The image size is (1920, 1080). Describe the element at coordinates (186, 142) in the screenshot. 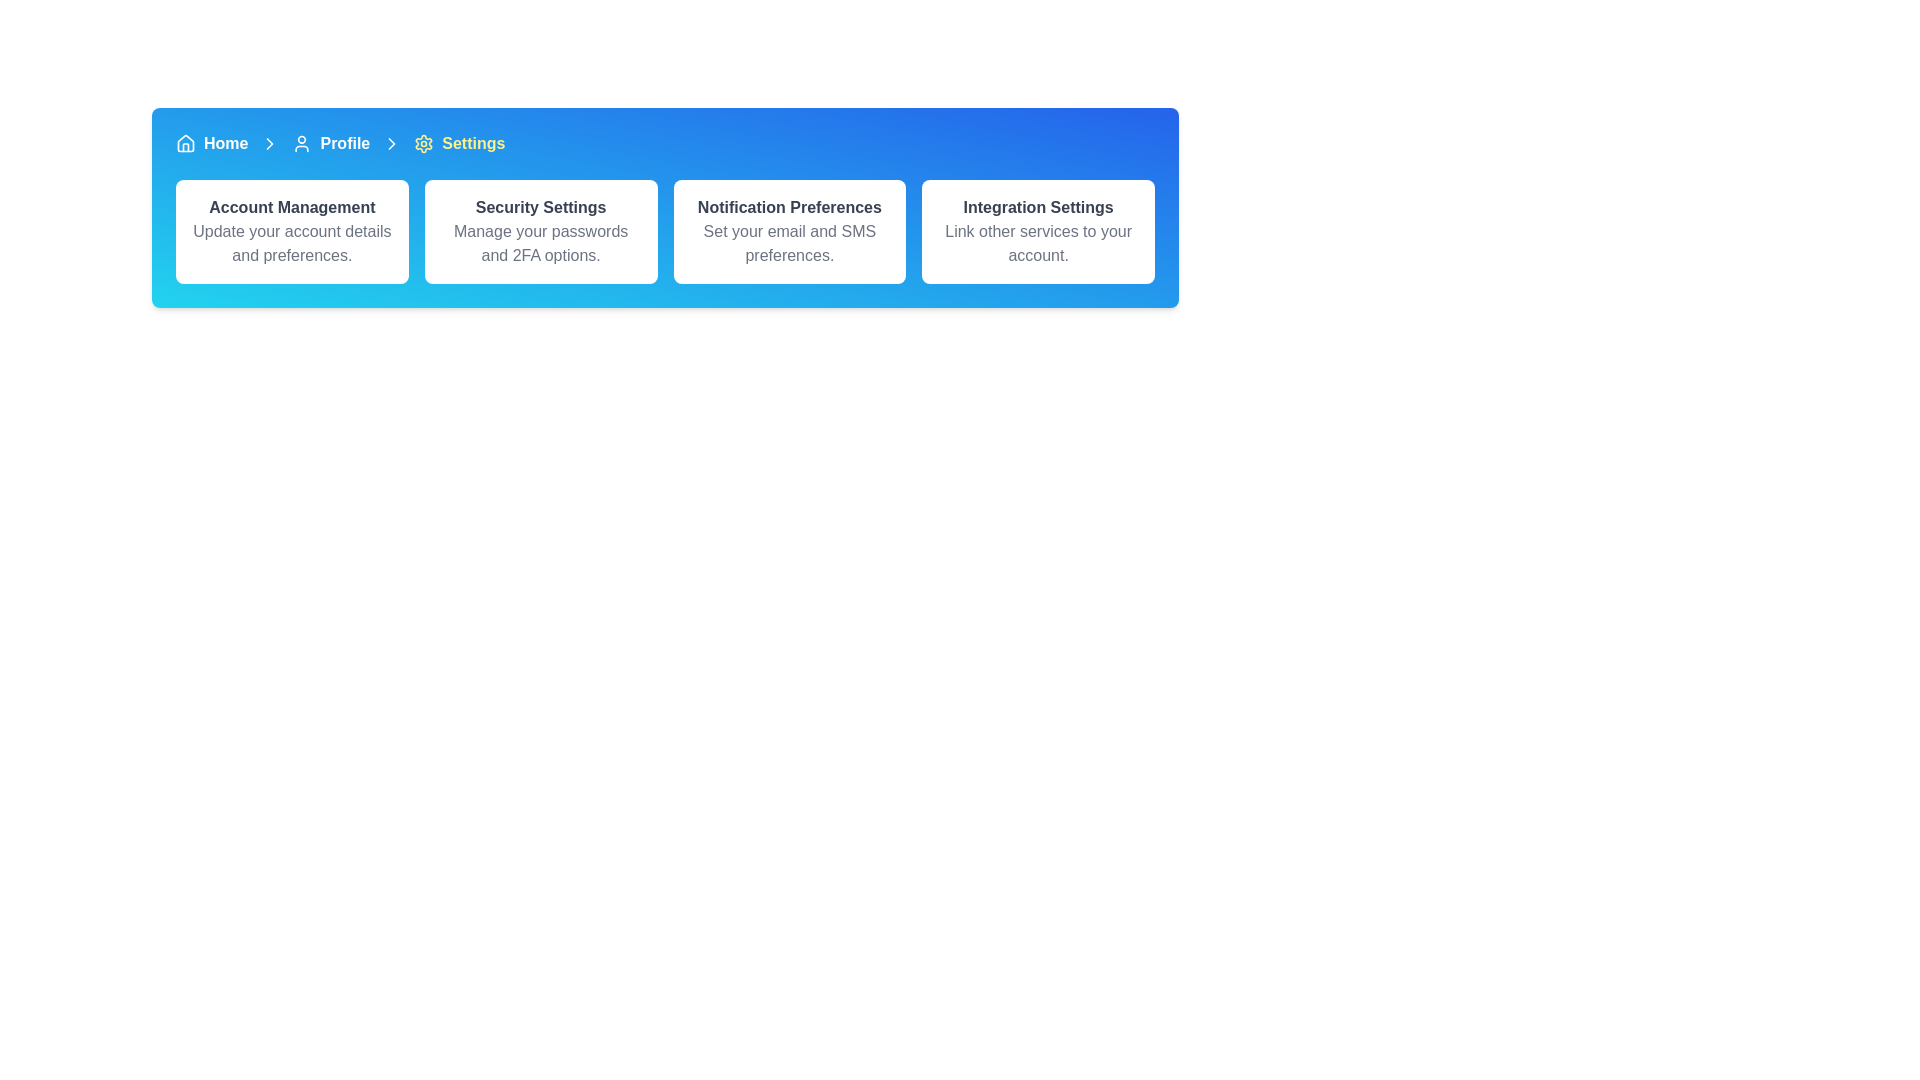

I see `the small house-shaped SVG icon at the top left of the navigation bar` at that location.